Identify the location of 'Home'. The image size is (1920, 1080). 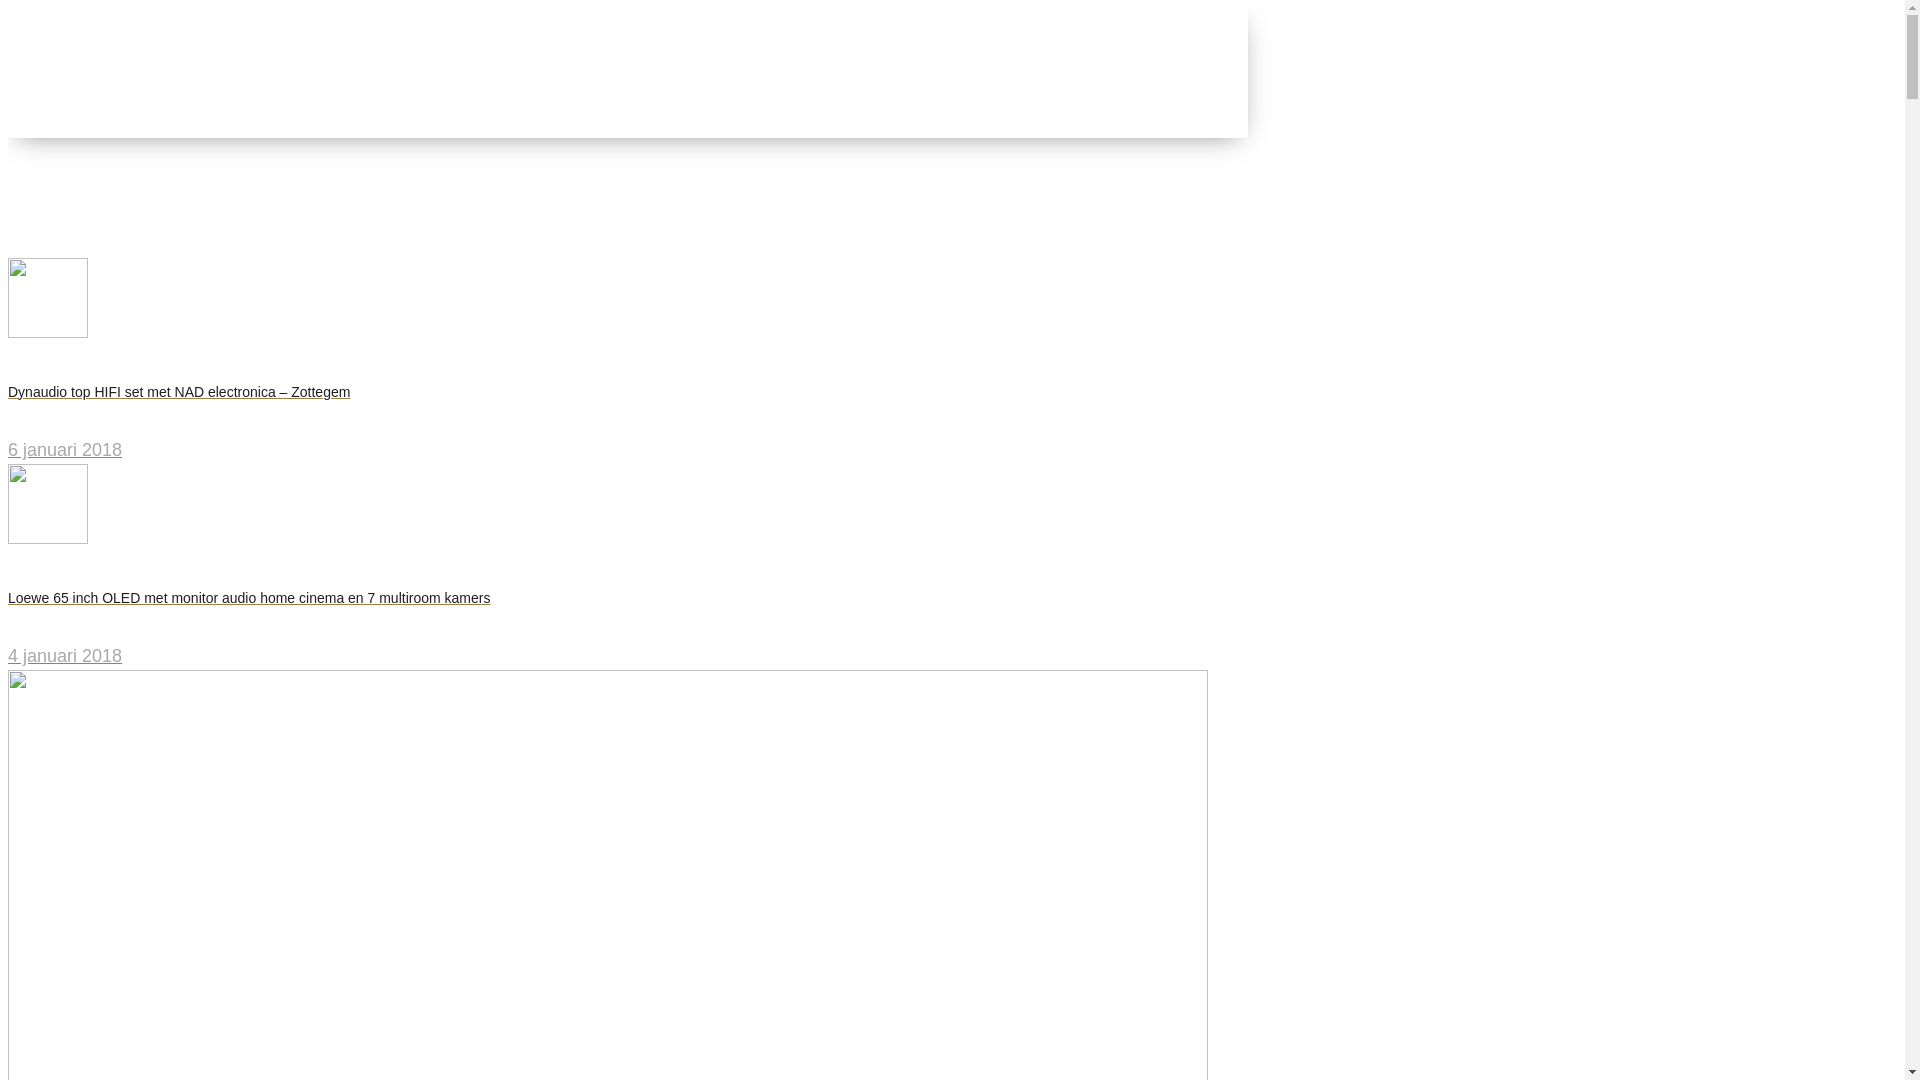
(72, 199).